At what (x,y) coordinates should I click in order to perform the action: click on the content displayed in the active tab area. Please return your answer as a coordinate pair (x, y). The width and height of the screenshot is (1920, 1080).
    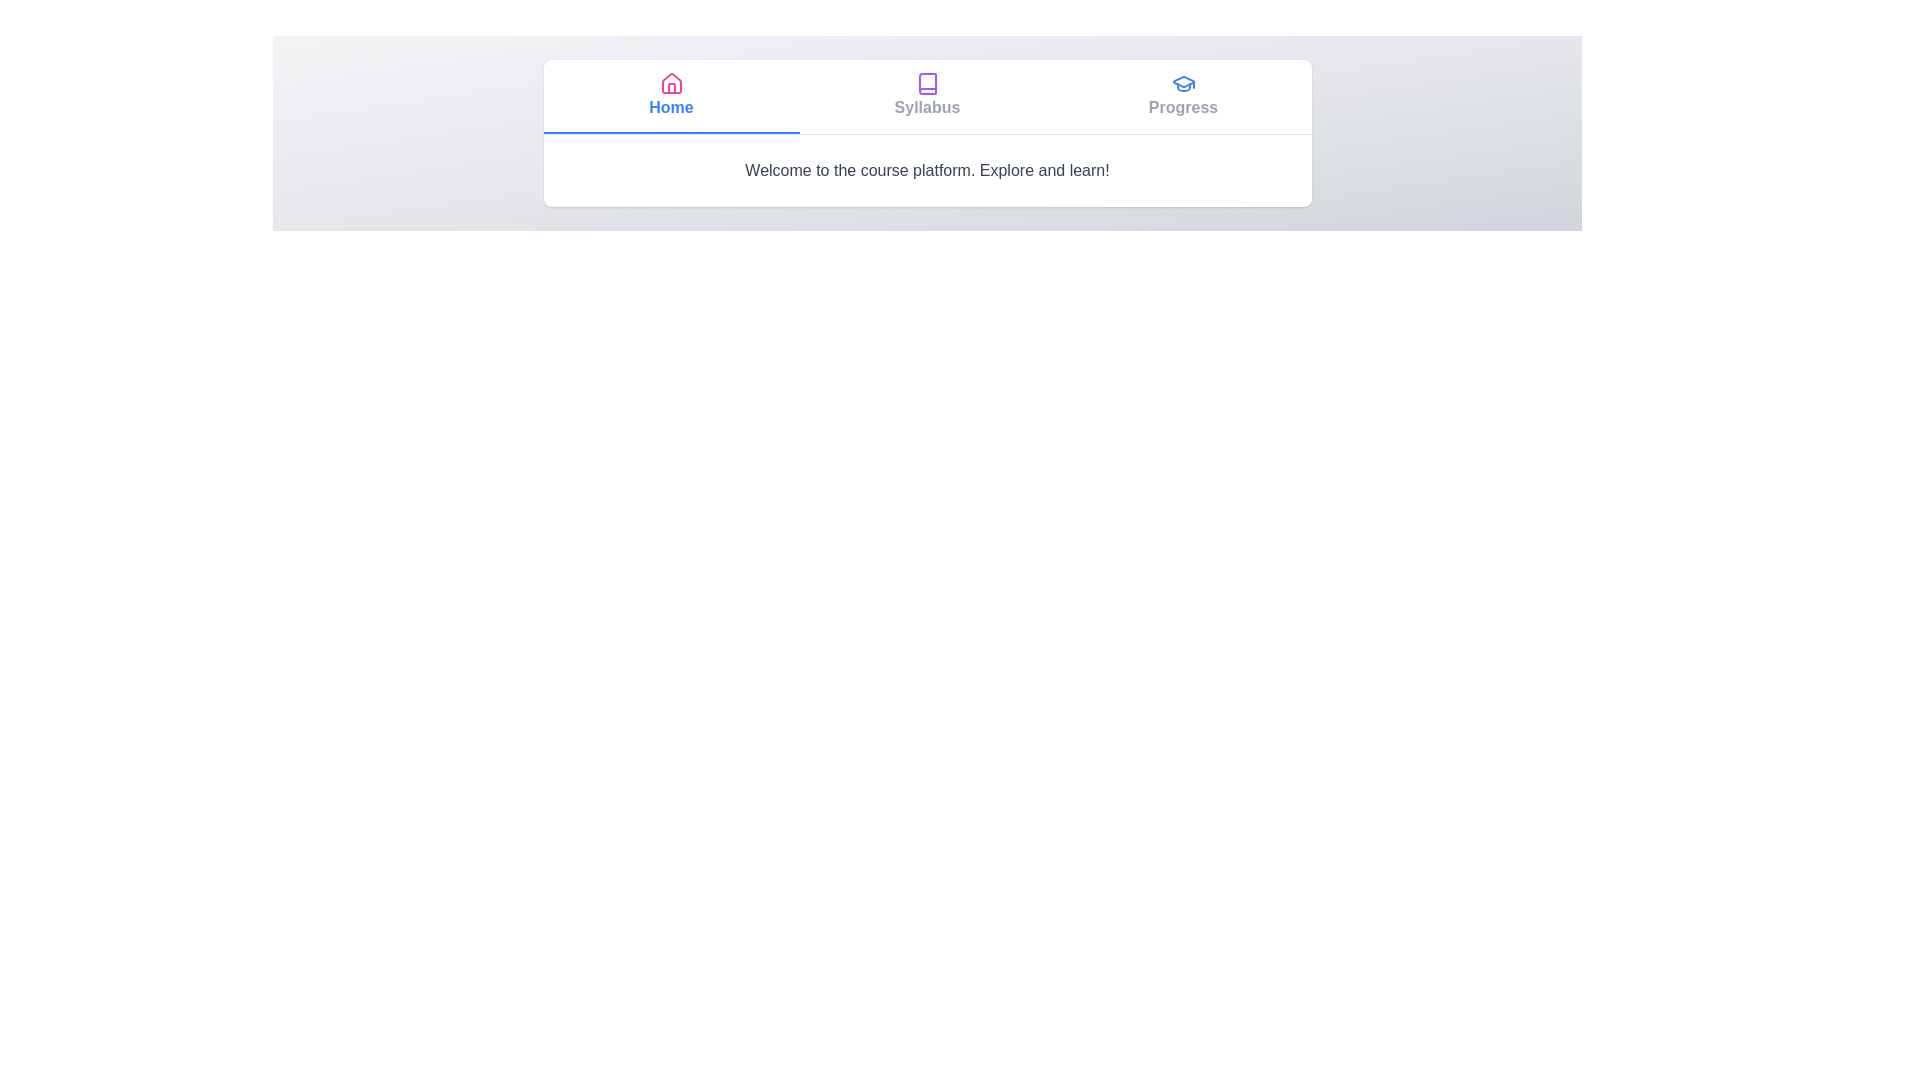
    Looking at the image, I should click on (926, 169).